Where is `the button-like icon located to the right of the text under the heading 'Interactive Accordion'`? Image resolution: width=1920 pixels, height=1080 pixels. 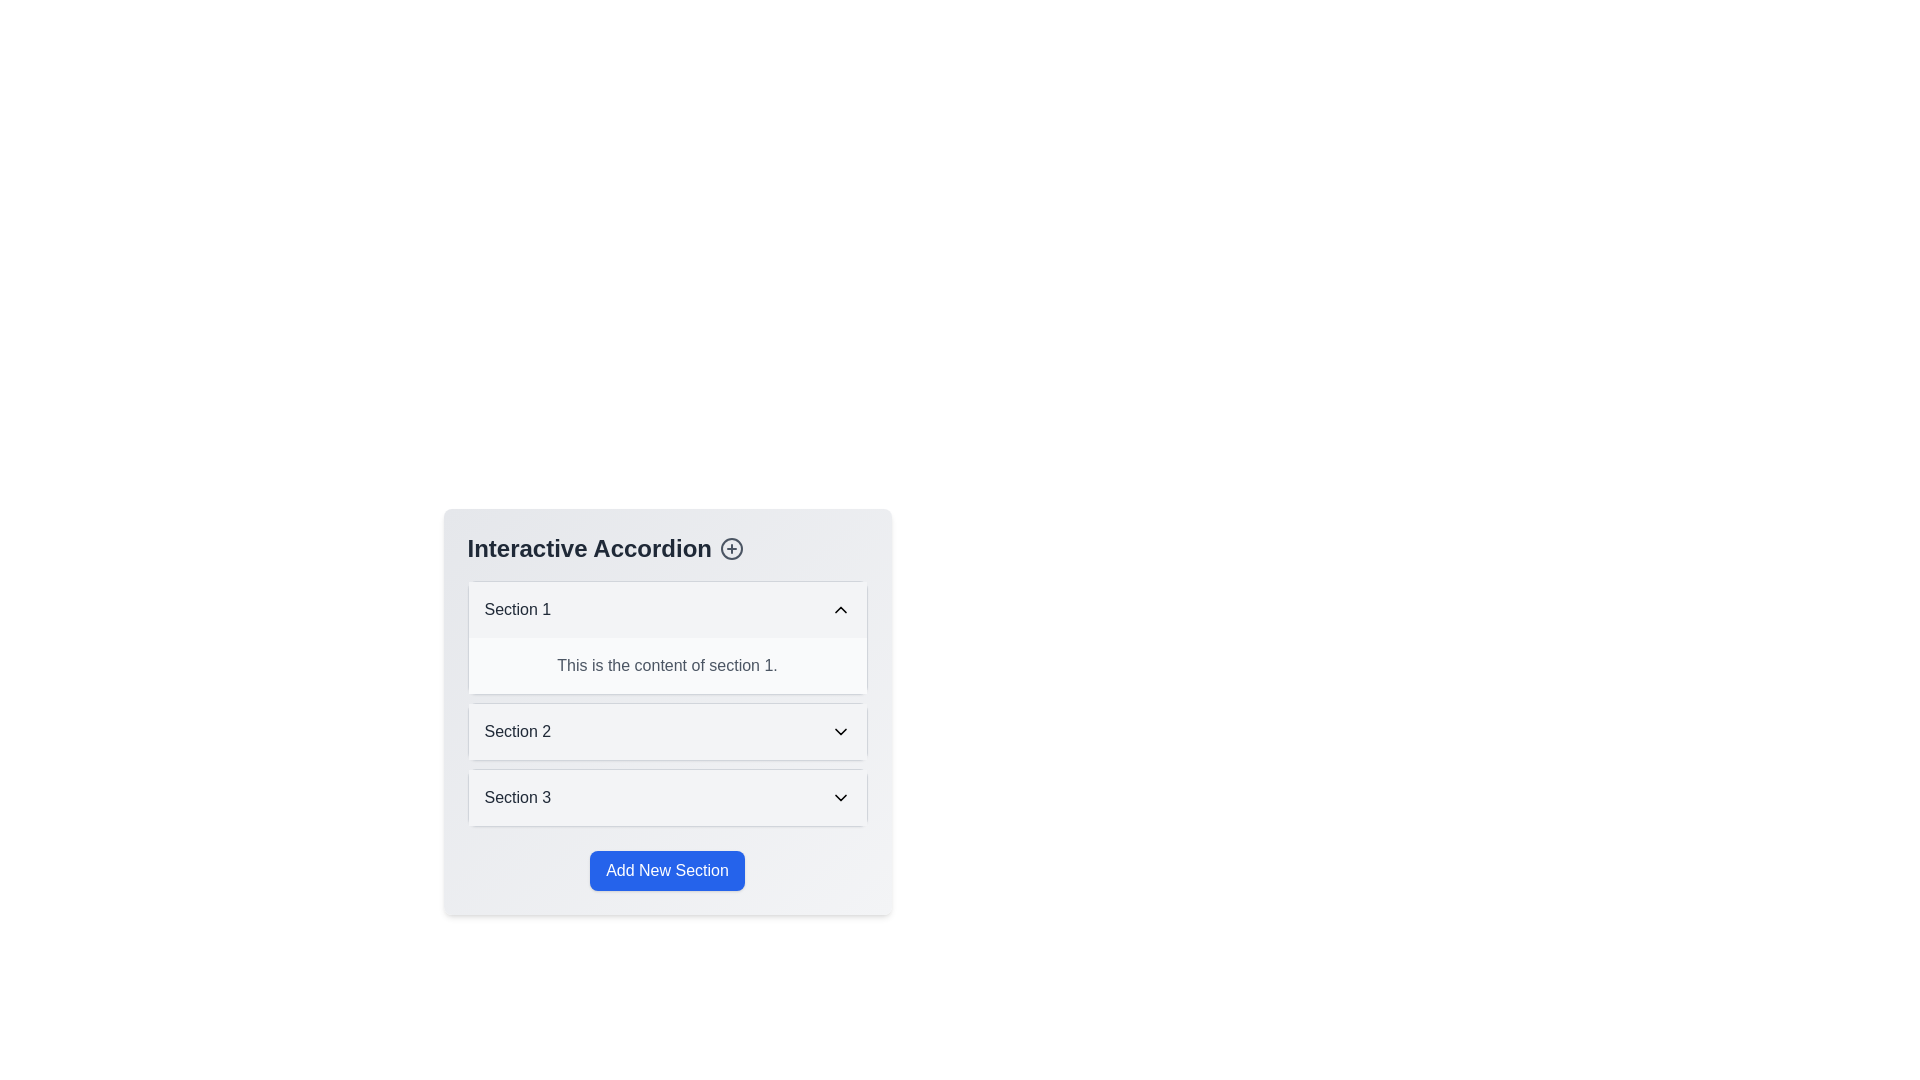
the button-like icon located to the right of the text under the heading 'Interactive Accordion' is located at coordinates (730, 548).